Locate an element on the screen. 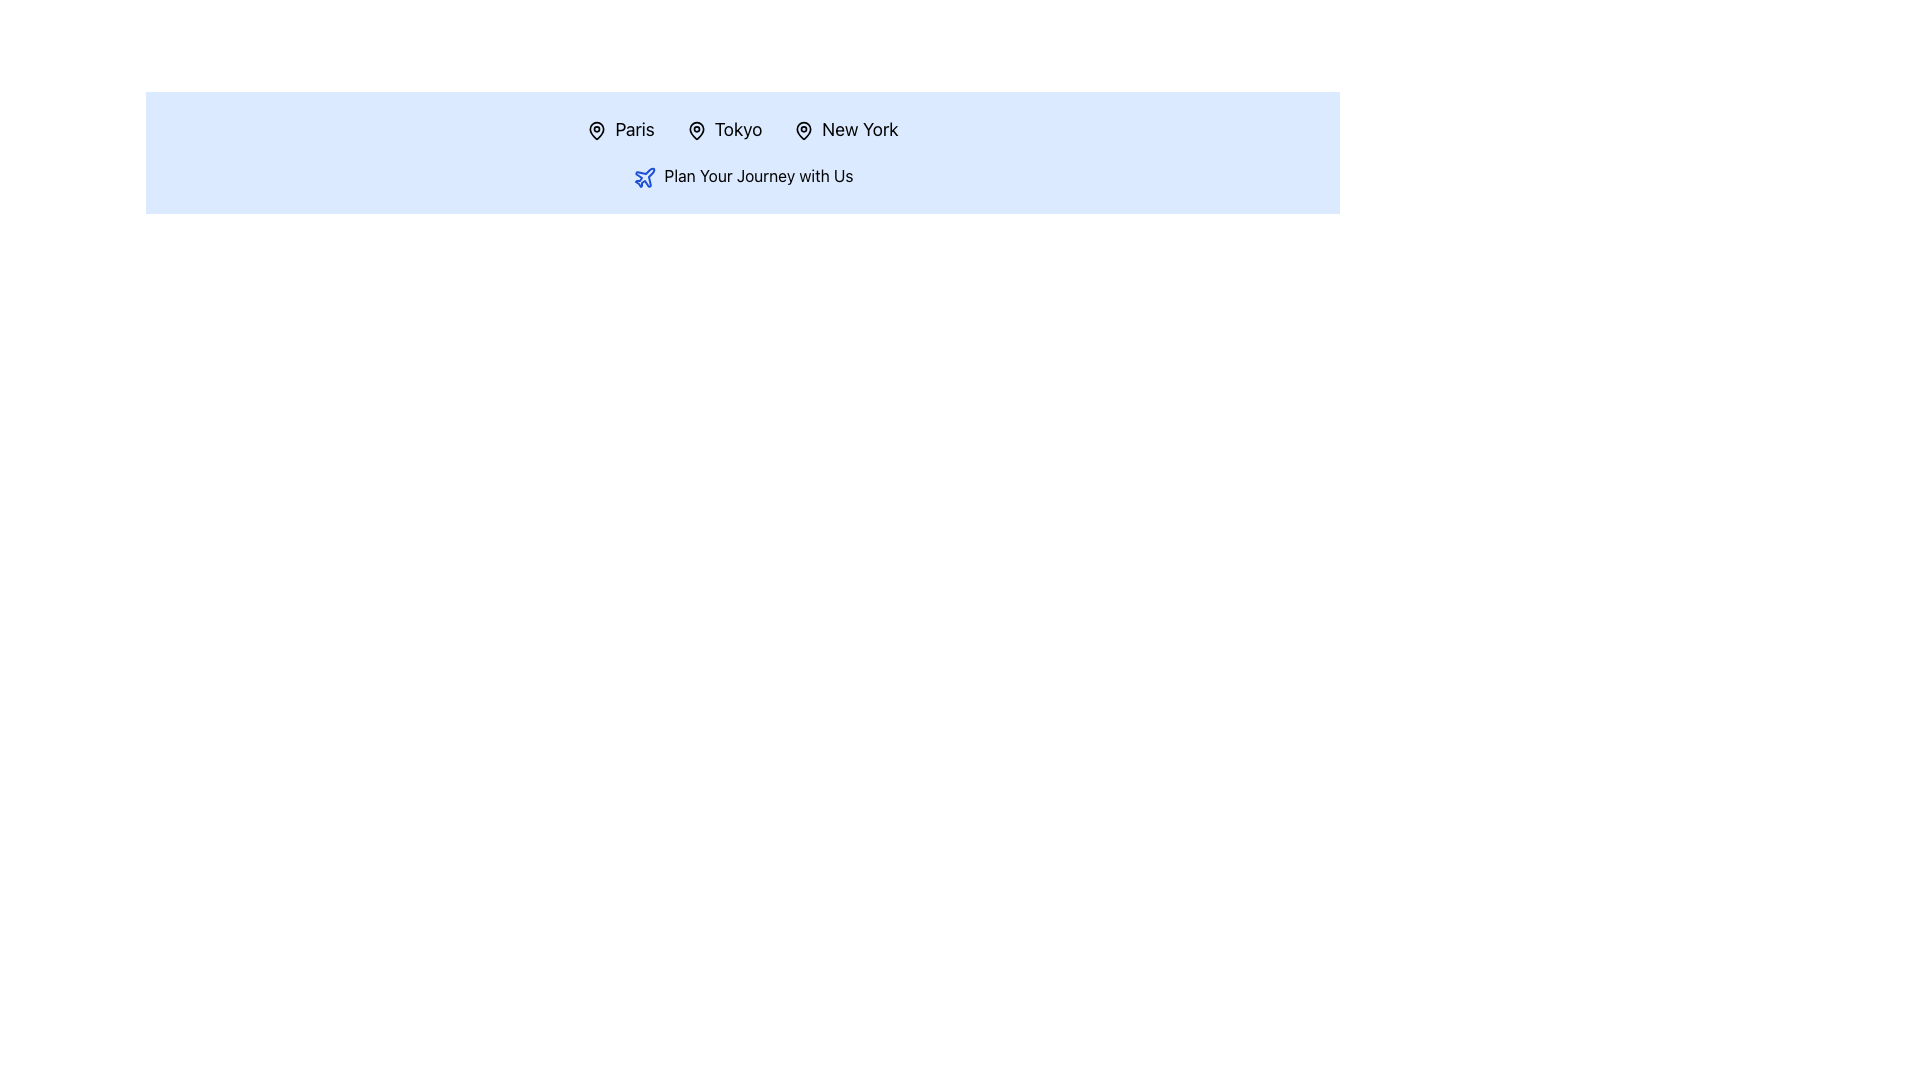 The height and width of the screenshot is (1080, 1920). the map pin icon located immediately to the left of the 'New York' text on the blue background bar near the top-right of the interface is located at coordinates (804, 131).